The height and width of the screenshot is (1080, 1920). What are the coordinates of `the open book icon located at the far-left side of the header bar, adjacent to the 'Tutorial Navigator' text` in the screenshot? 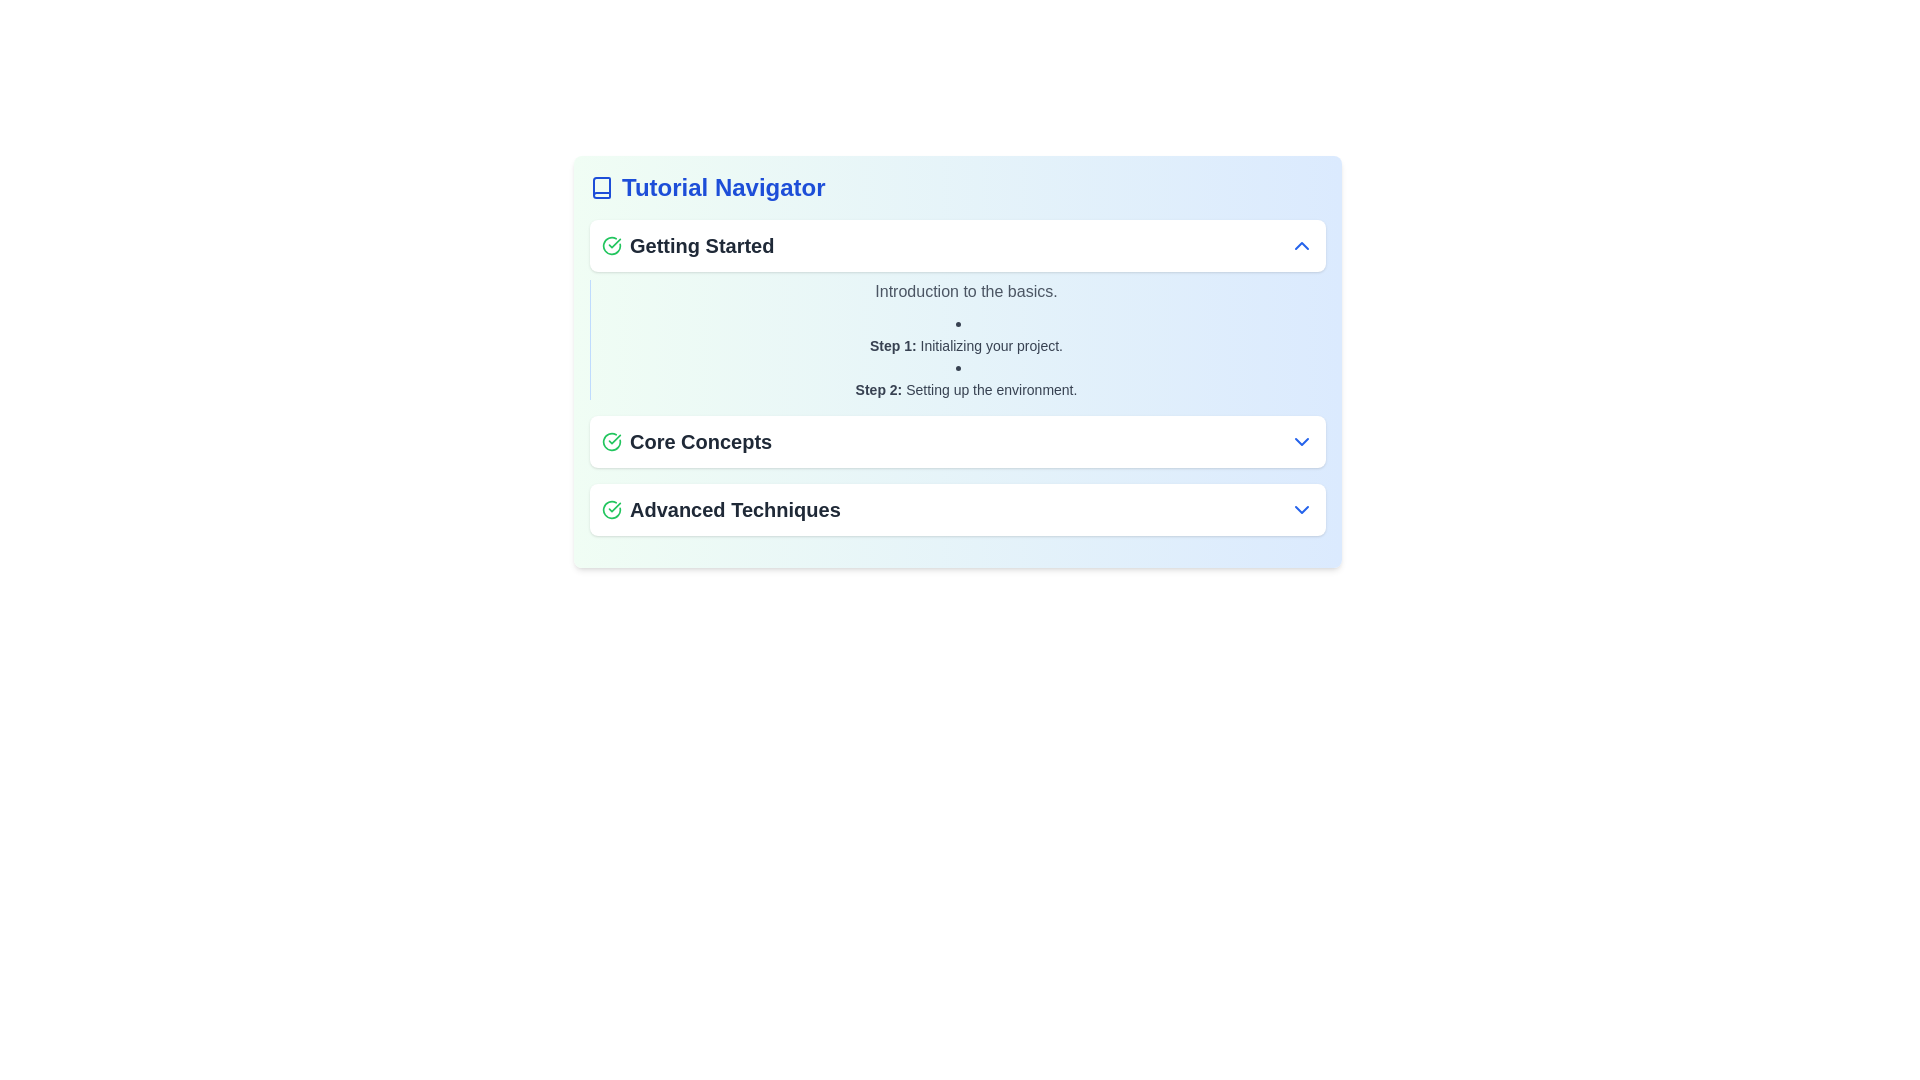 It's located at (600, 188).